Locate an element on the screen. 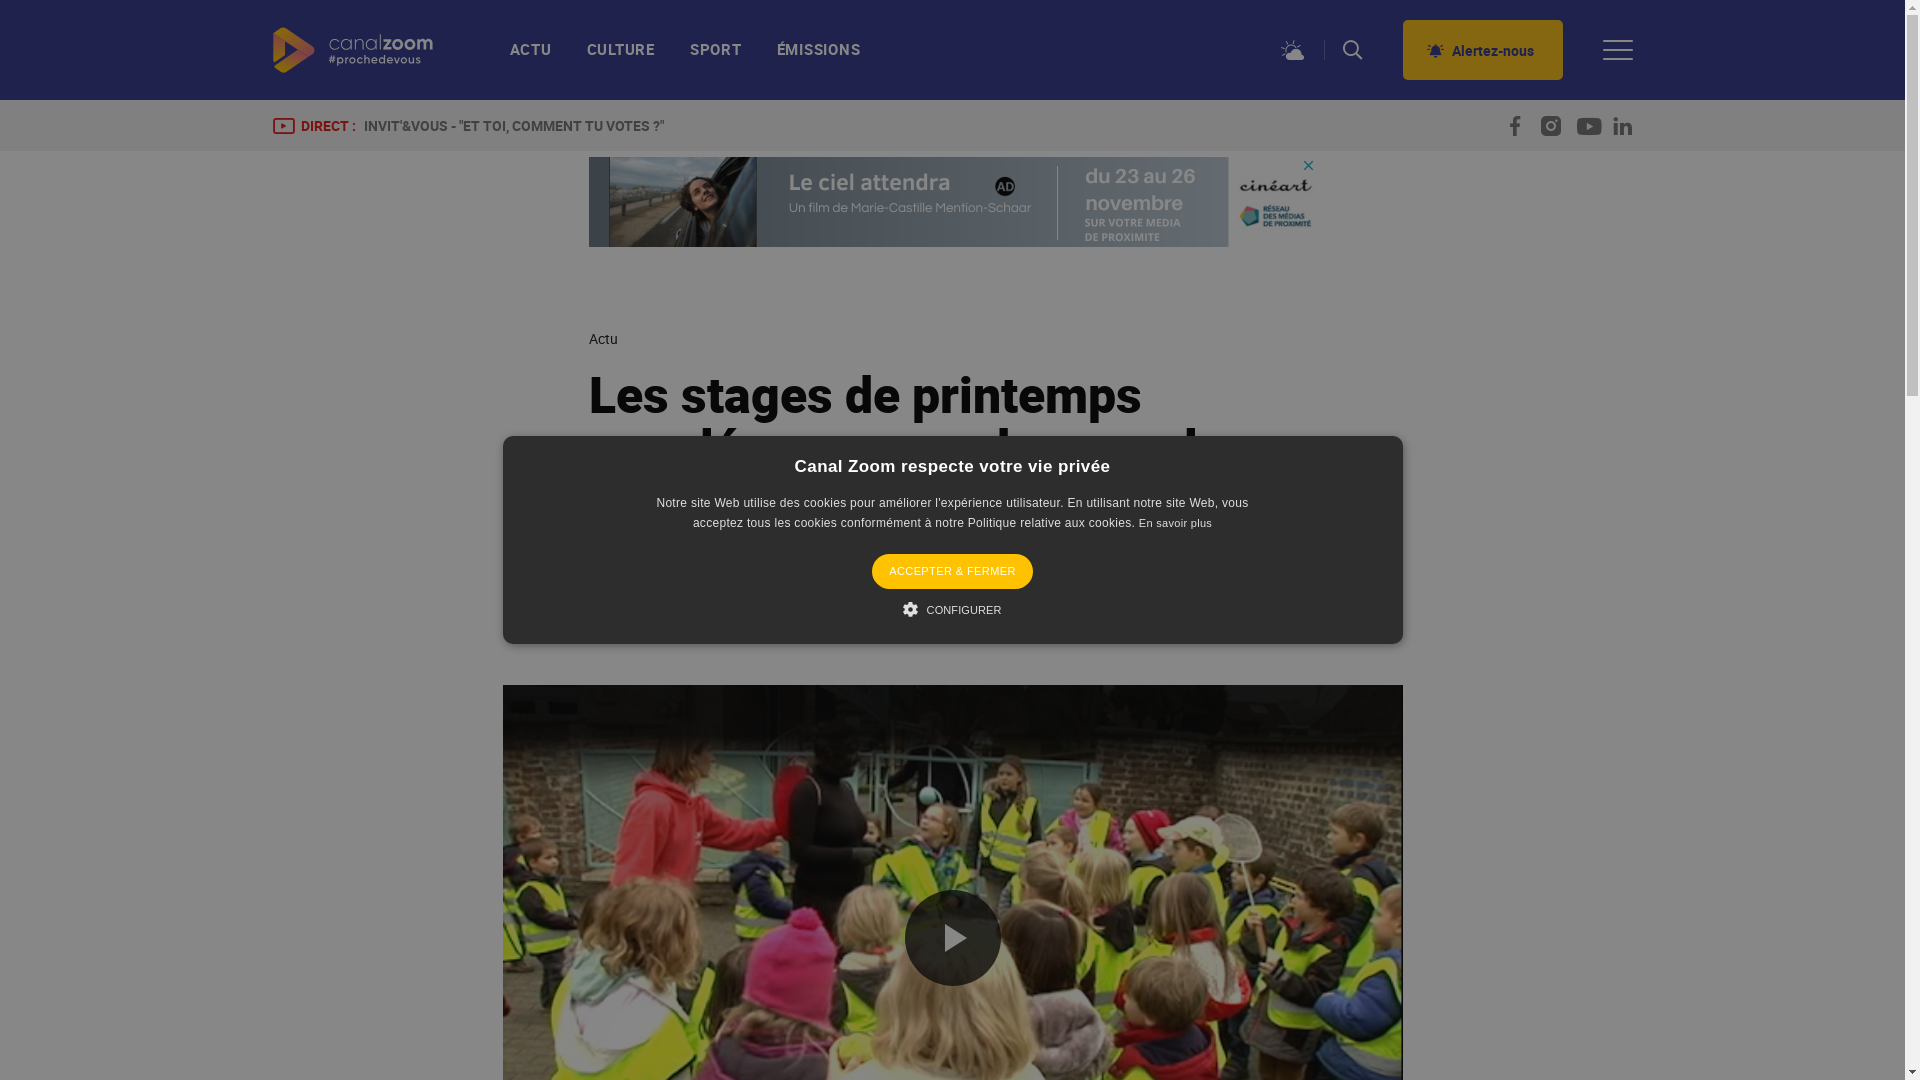 The image size is (1920, 1080). 'Alertez-nous' is located at coordinates (1400, 49).